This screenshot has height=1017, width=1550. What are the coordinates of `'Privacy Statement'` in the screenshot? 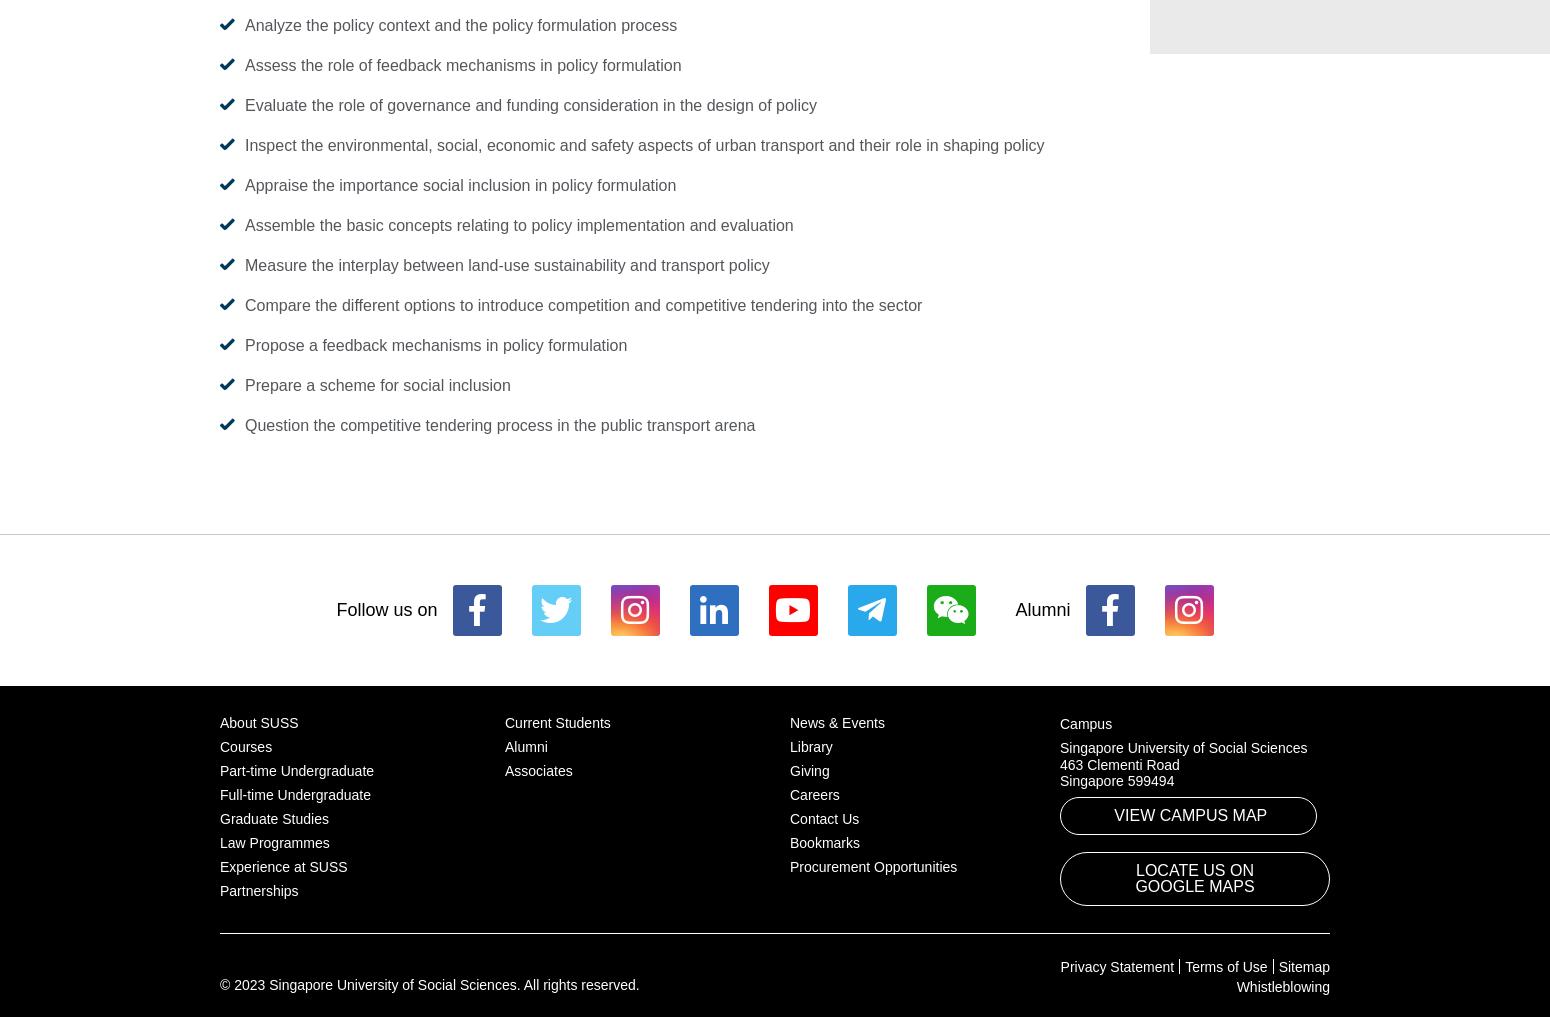 It's located at (1115, 966).